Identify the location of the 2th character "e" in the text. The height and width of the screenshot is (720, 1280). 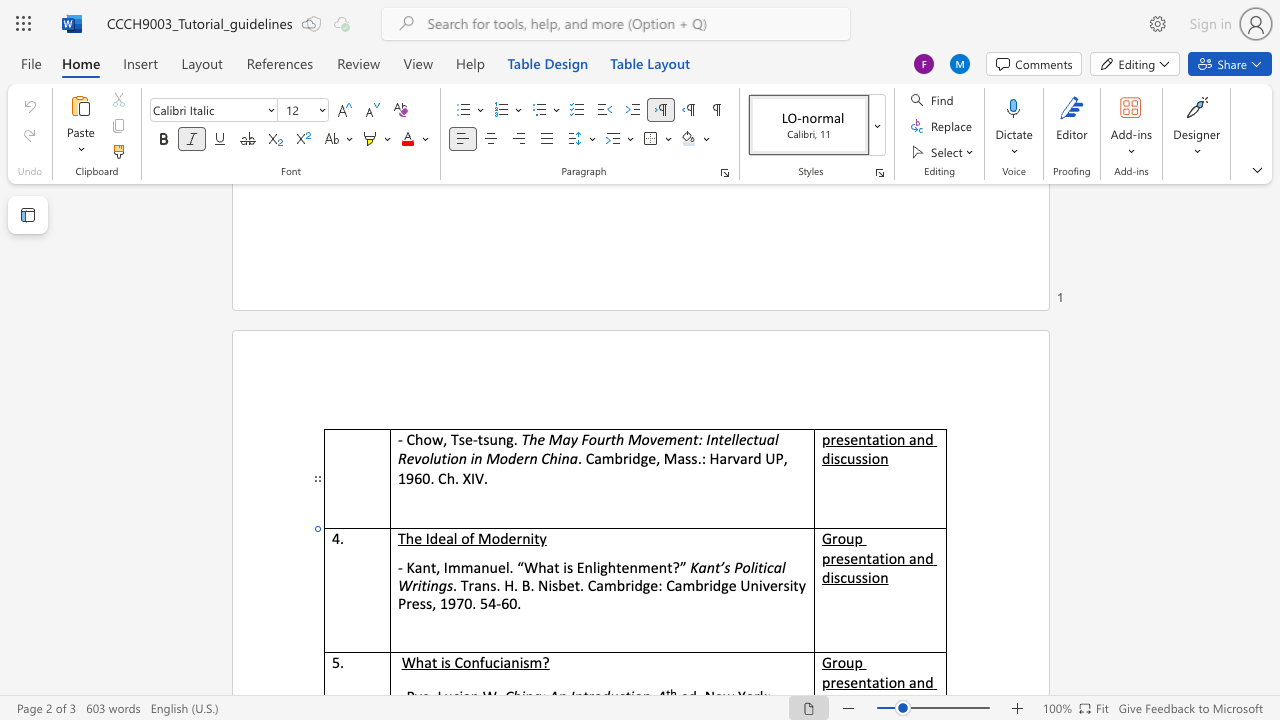
(854, 438).